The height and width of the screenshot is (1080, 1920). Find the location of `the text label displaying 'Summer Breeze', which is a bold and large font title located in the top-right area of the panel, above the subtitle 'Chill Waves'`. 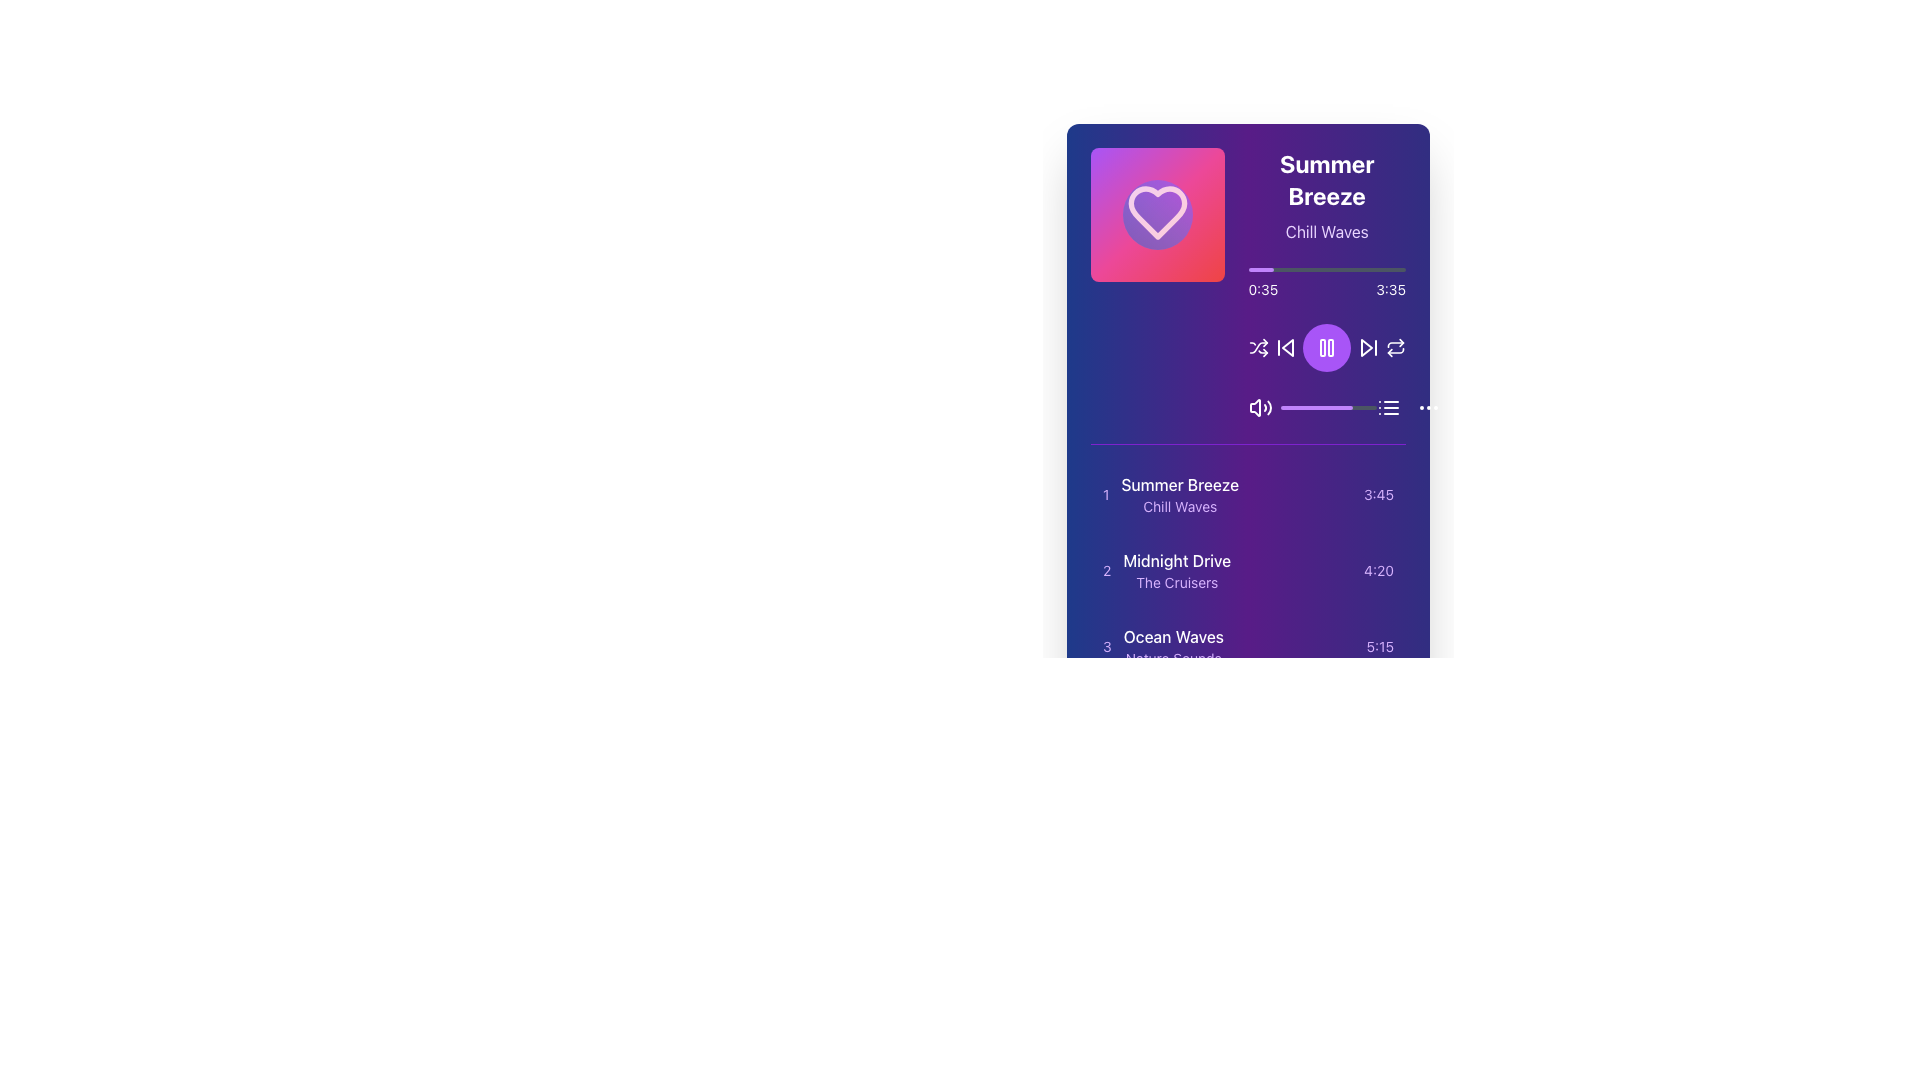

the text label displaying 'Summer Breeze', which is a bold and large font title located in the top-right area of the panel, above the subtitle 'Chill Waves' is located at coordinates (1327, 180).